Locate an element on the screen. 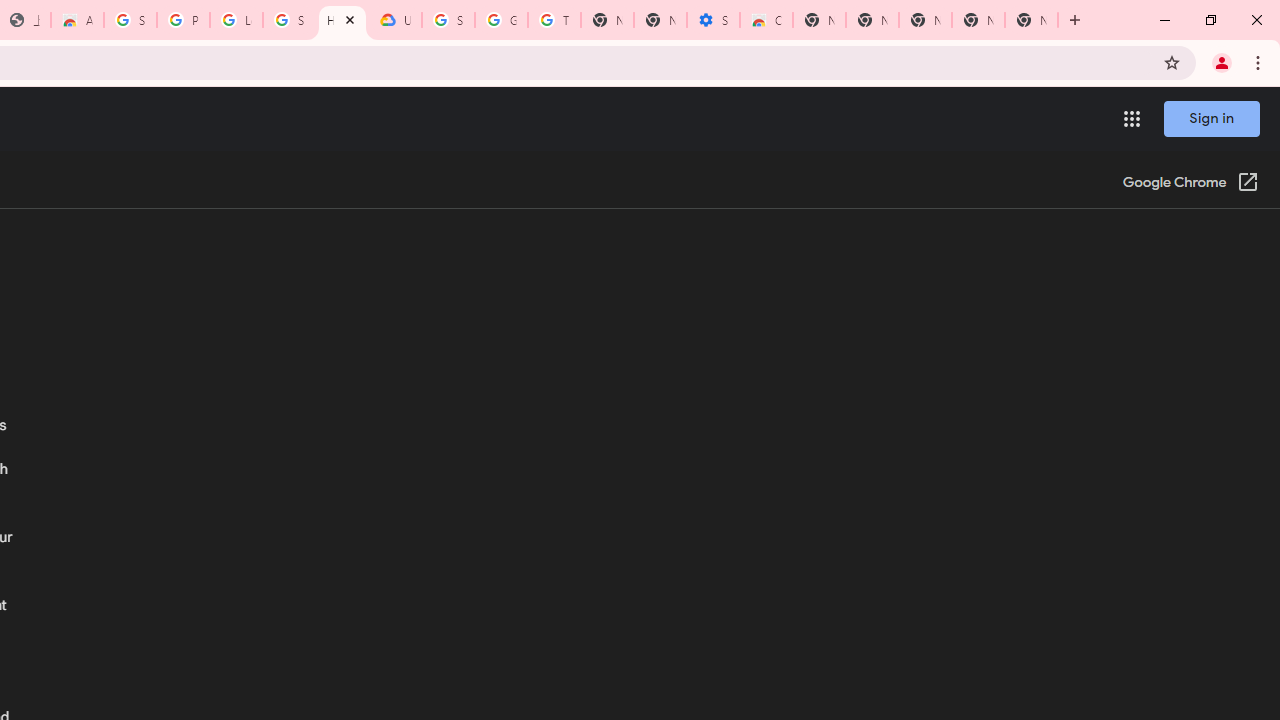 The image size is (1280, 720). 'New Tab' is located at coordinates (1031, 20).